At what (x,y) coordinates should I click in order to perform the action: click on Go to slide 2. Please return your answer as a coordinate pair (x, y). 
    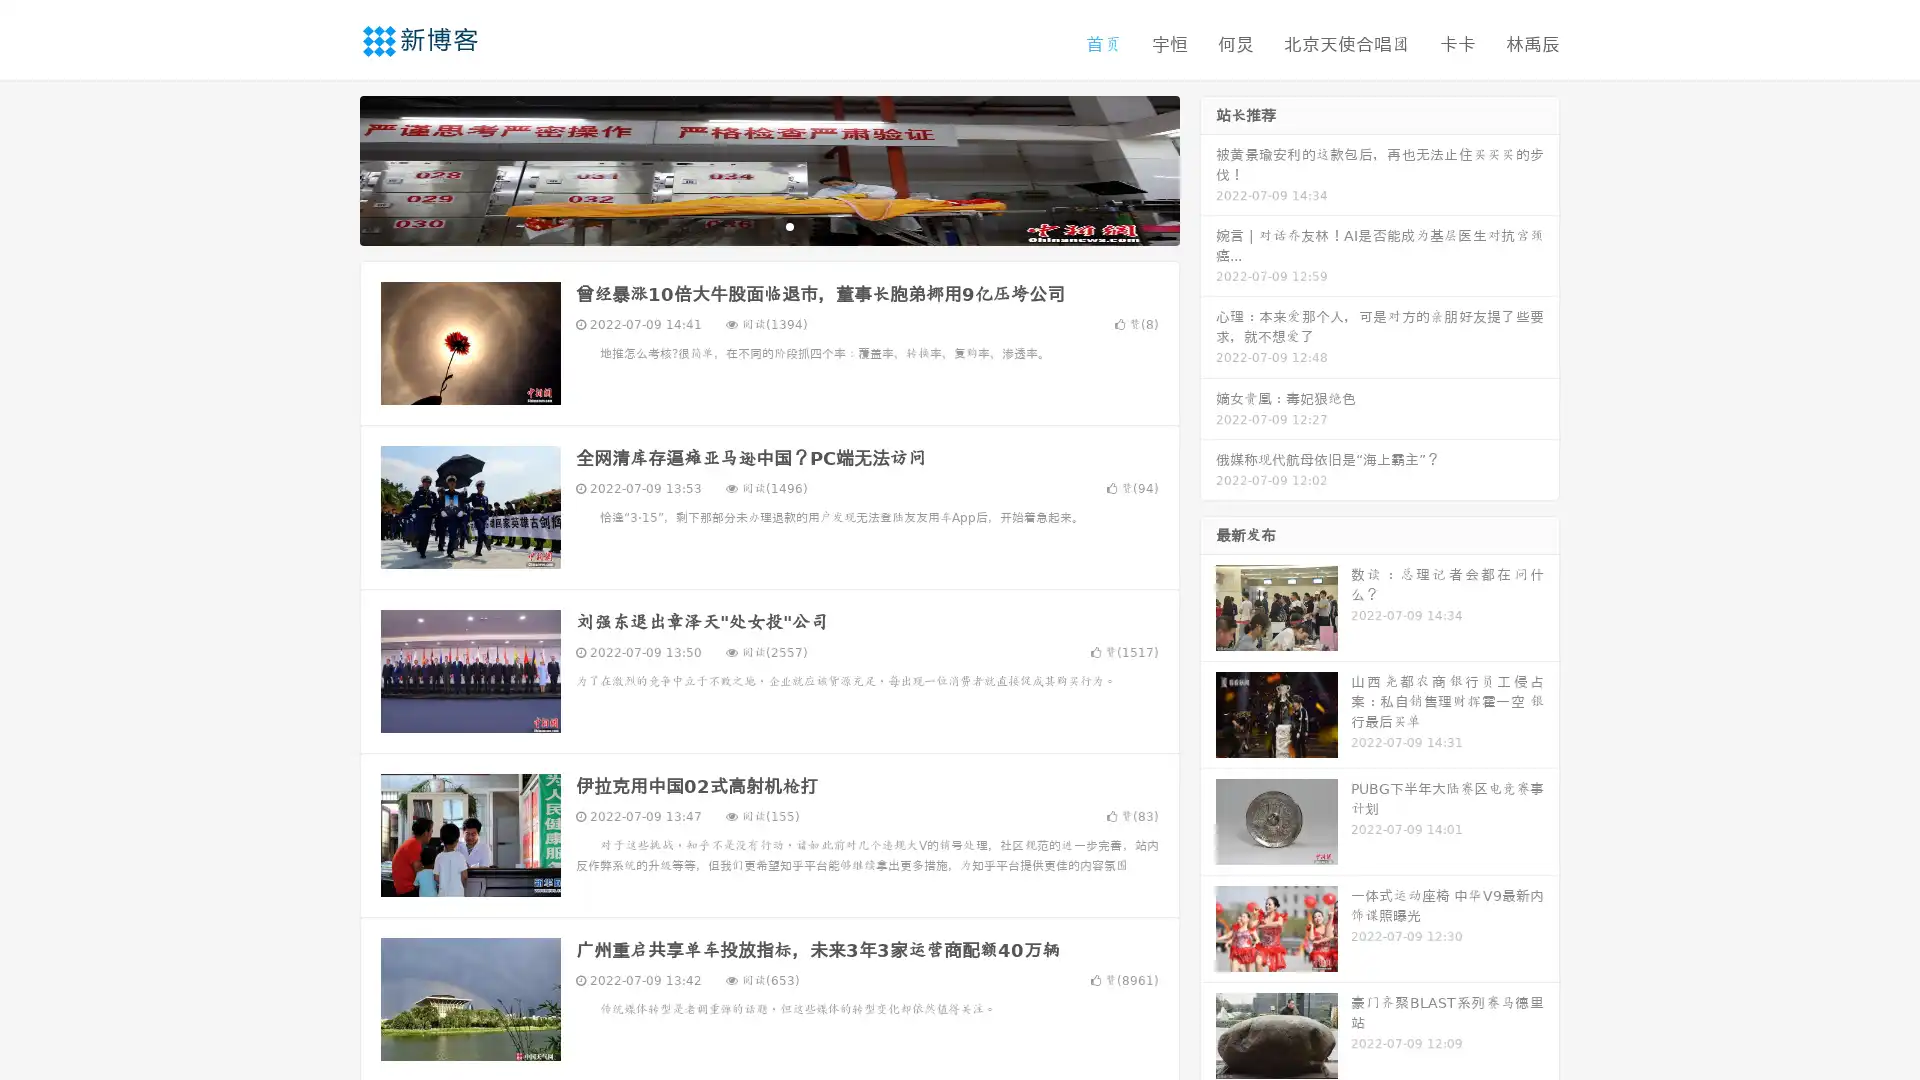
    Looking at the image, I should click on (768, 225).